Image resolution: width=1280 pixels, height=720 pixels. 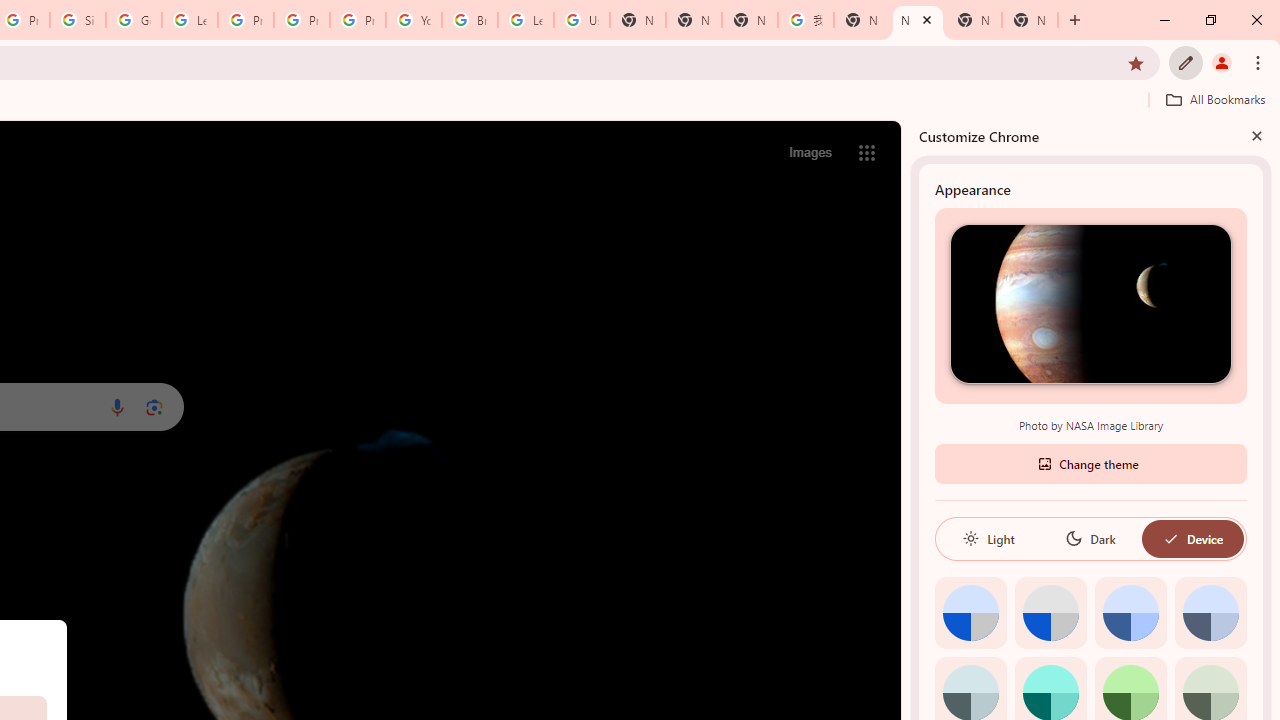 I want to click on 'Default color', so click(x=970, y=611).